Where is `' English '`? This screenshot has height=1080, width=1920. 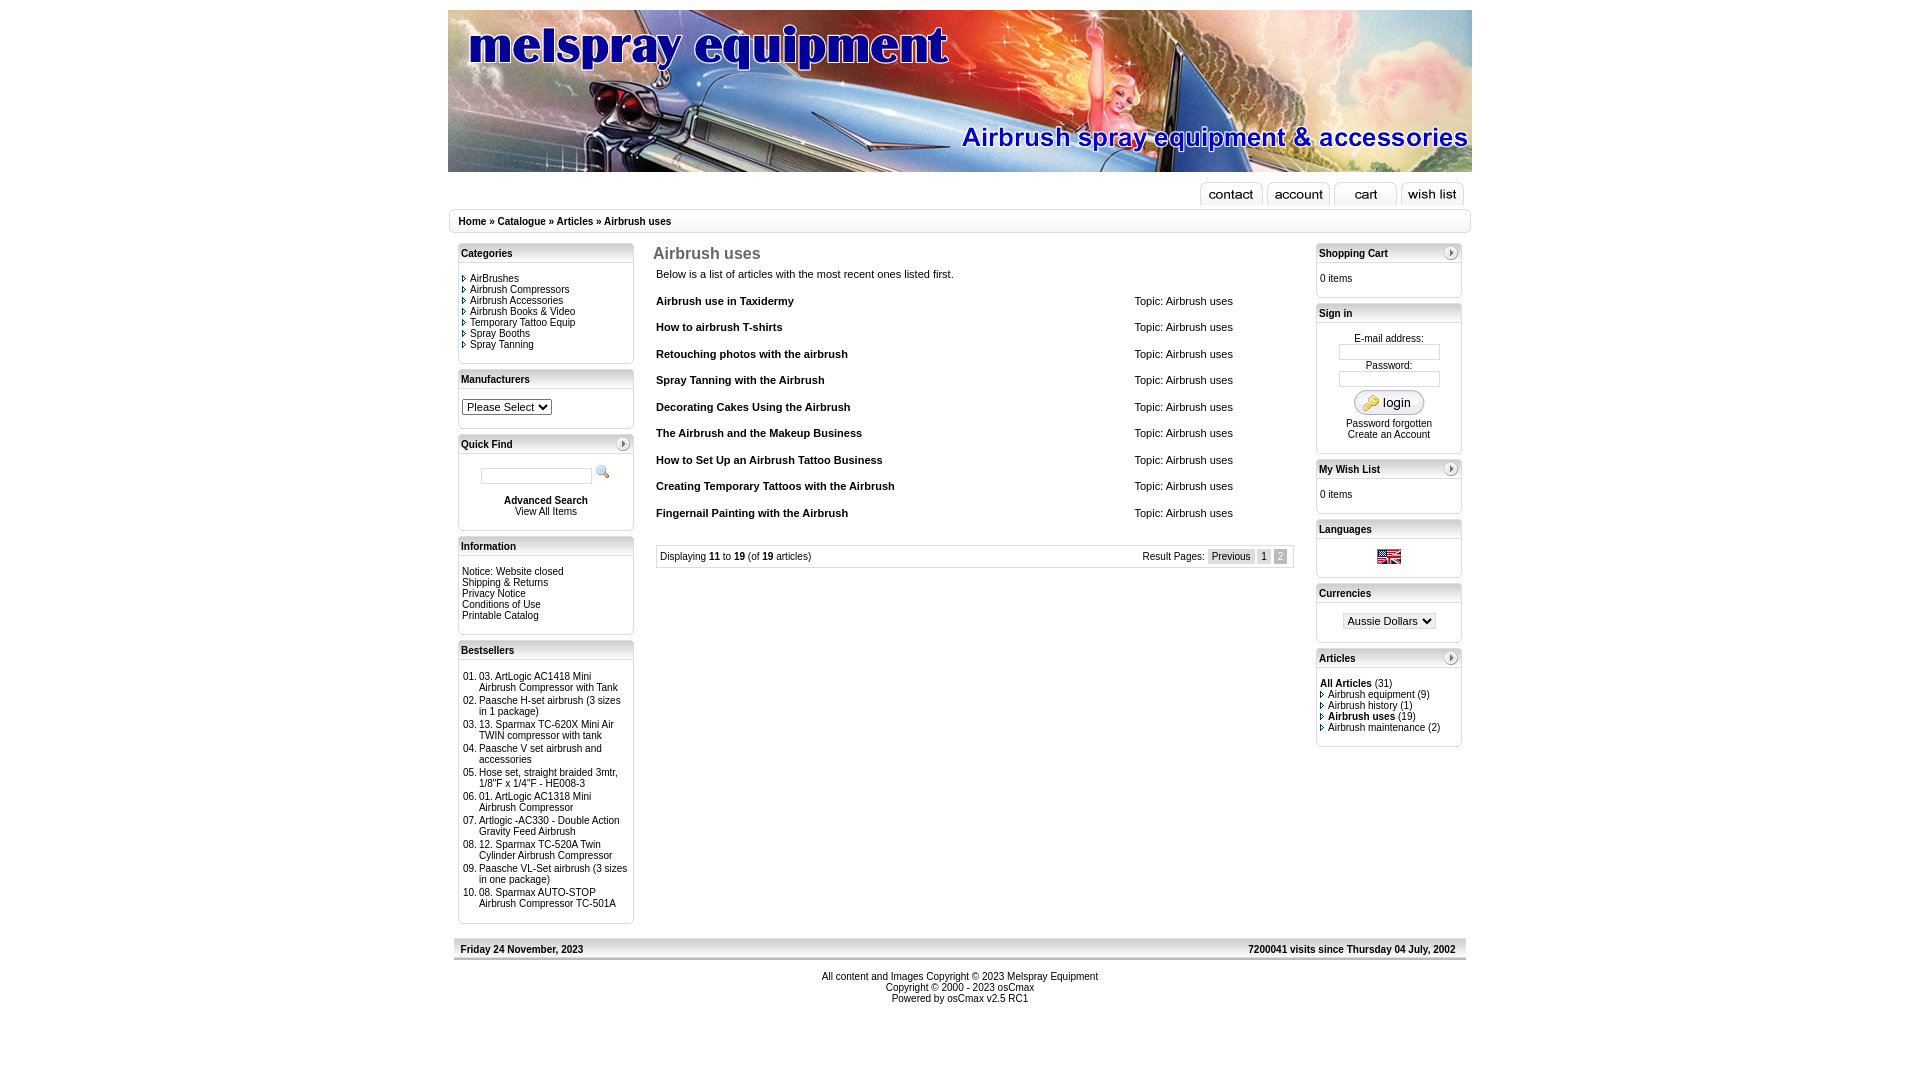
' English ' is located at coordinates (1387, 556).